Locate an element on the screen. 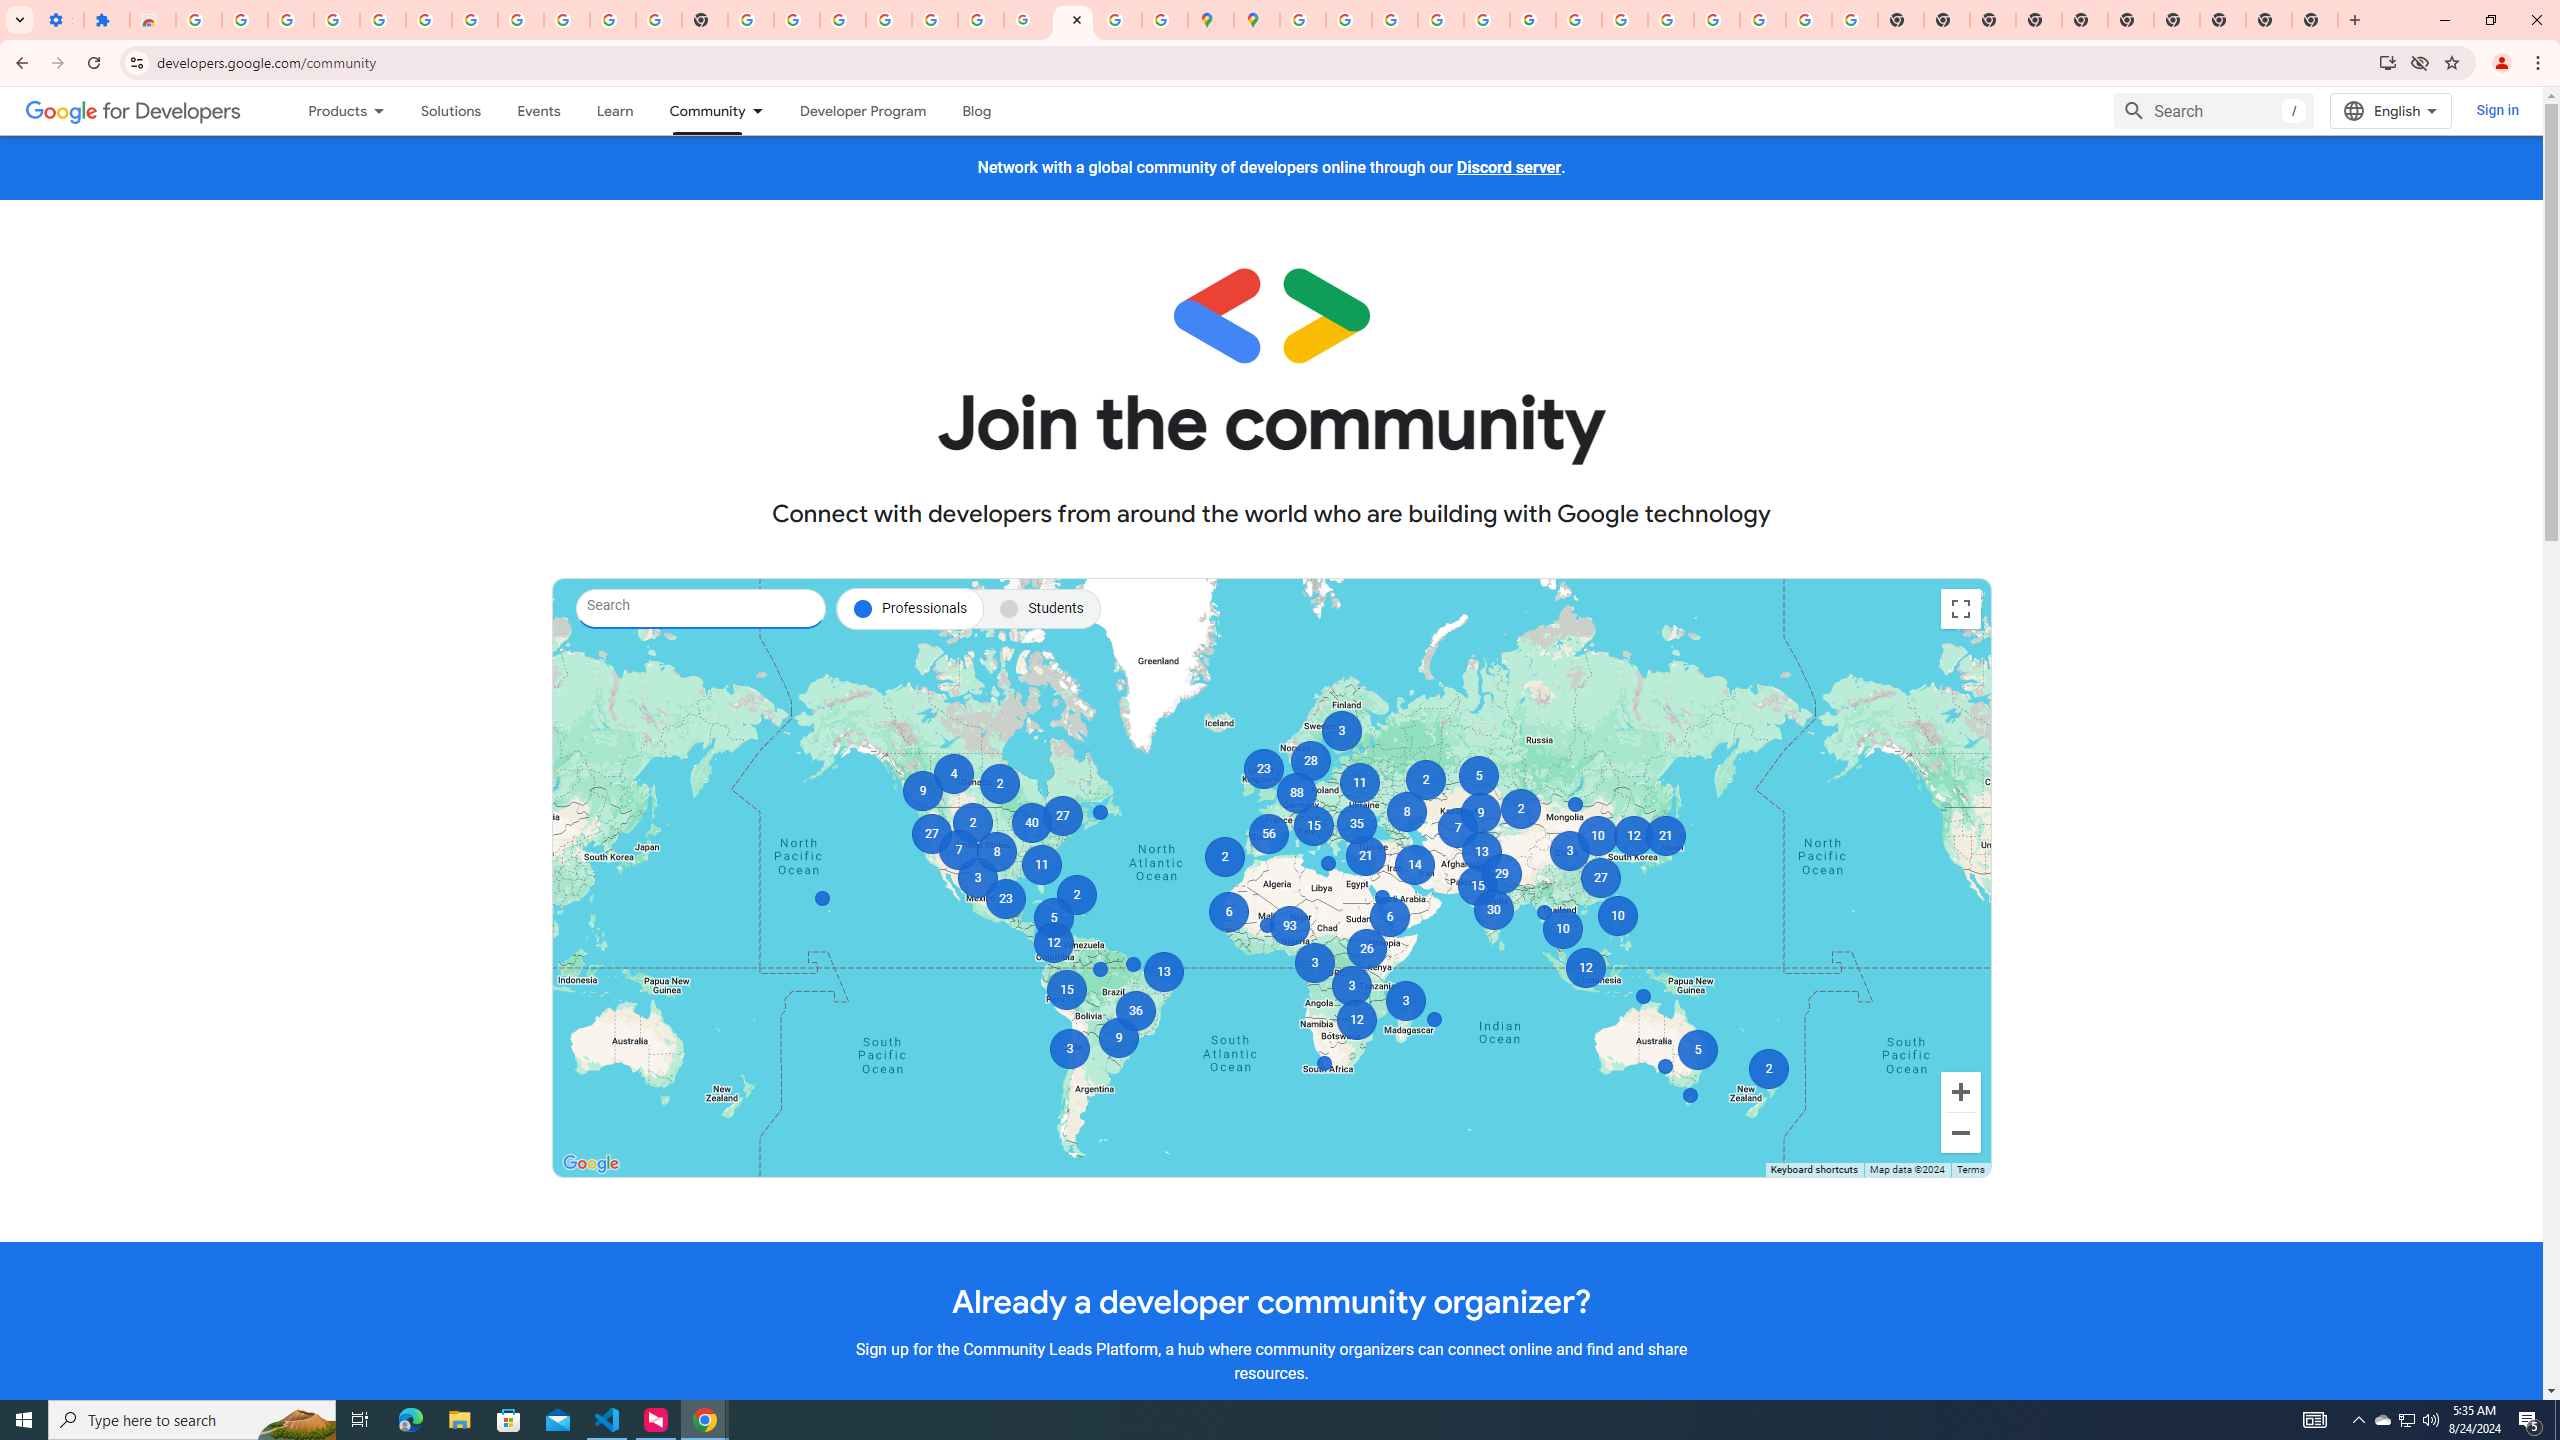 The width and height of the screenshot is (2560, 1440). '26' is located at coordinates (1366, 947).